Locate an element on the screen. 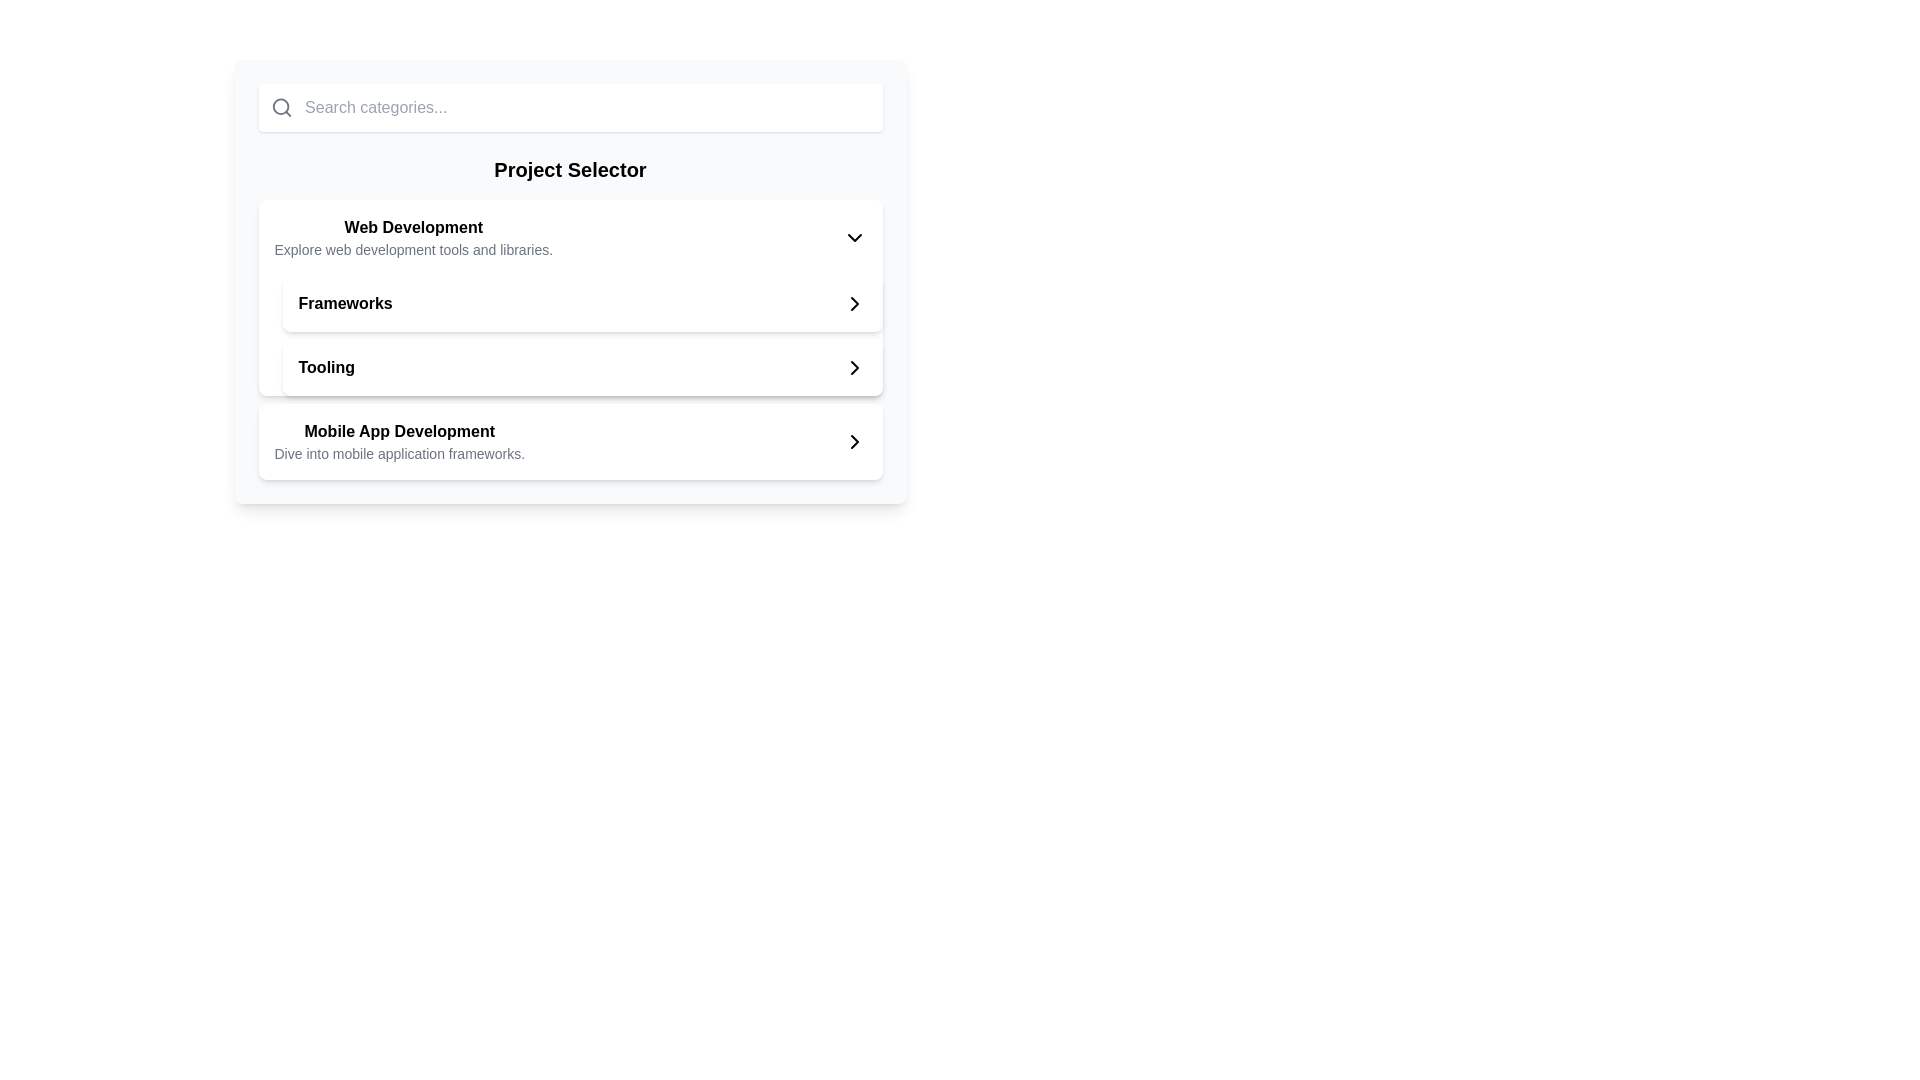 The image size is (1920, 1080). the right-pointing arrow icon in the 'Mobile App Development' section is located at coordinates (854, 441).